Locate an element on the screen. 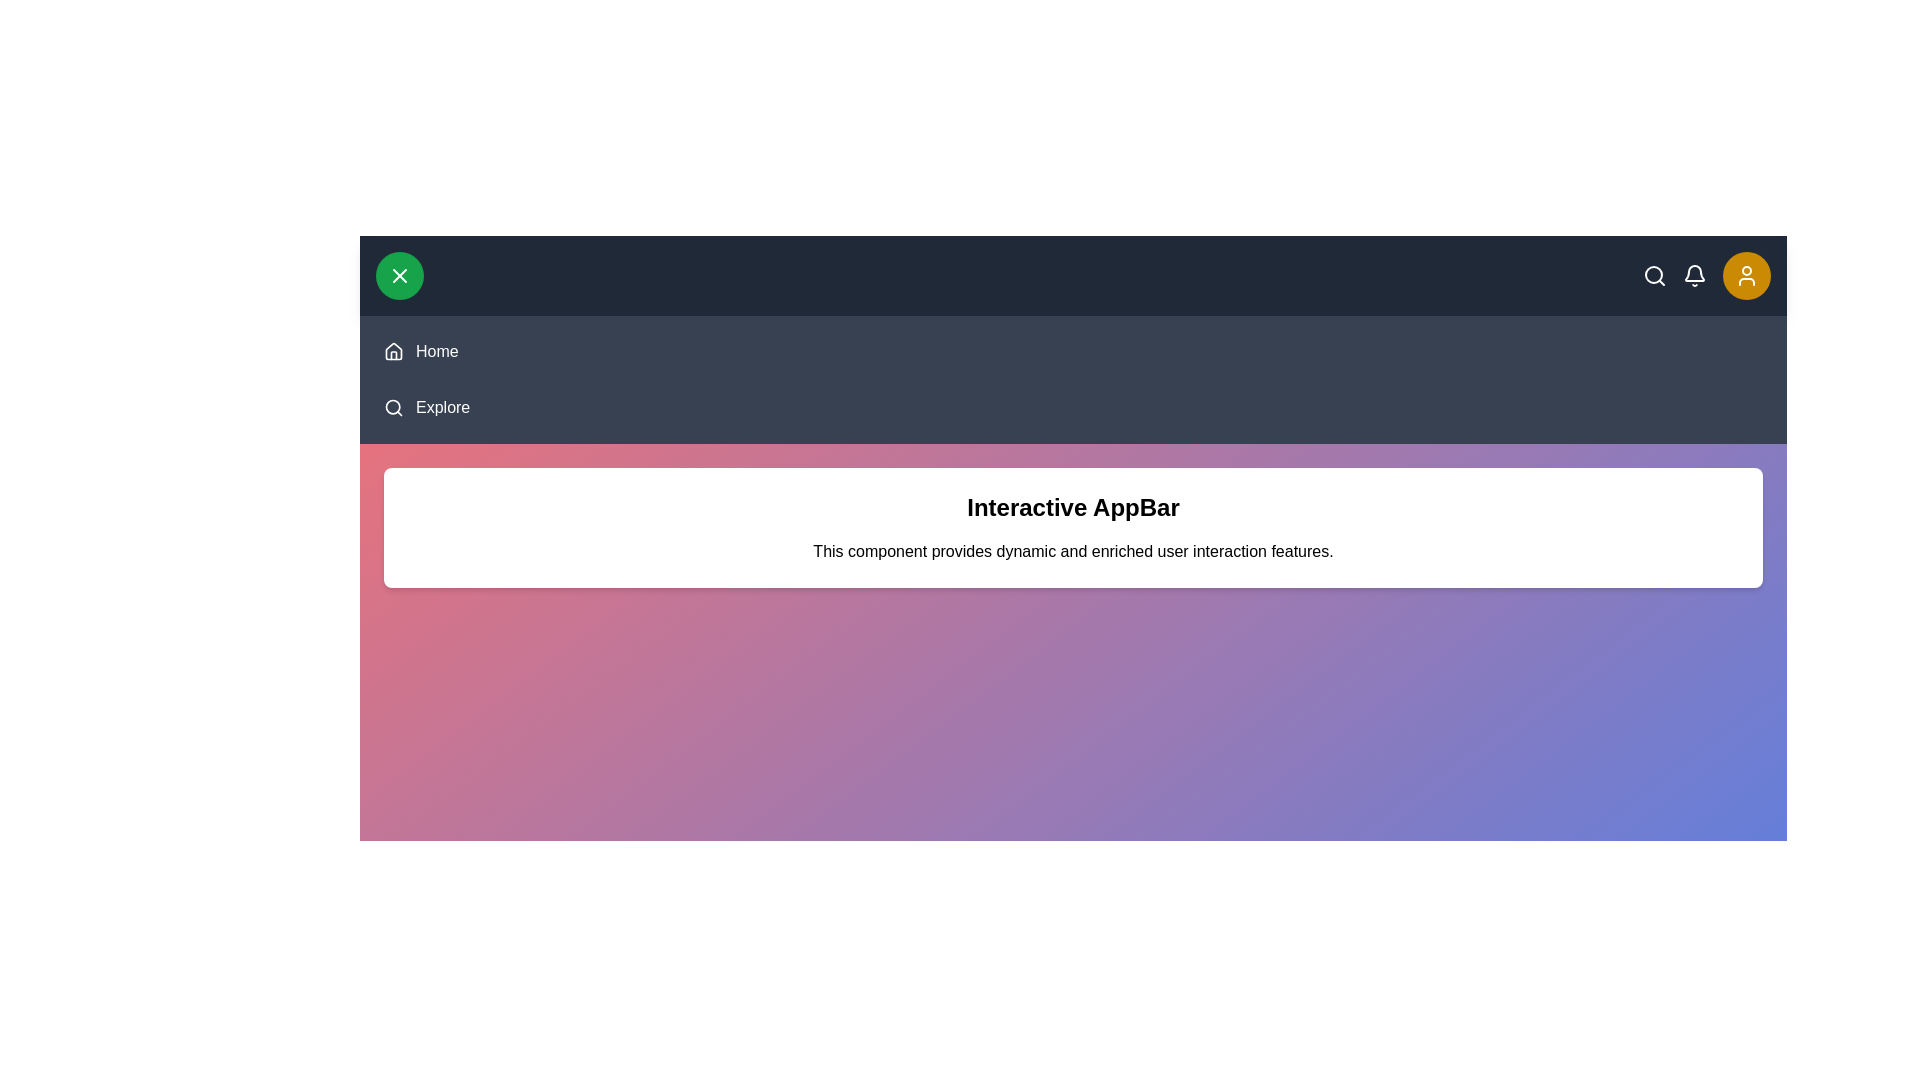  the bell icon to view notifications is located at coordinates (1693, 276).